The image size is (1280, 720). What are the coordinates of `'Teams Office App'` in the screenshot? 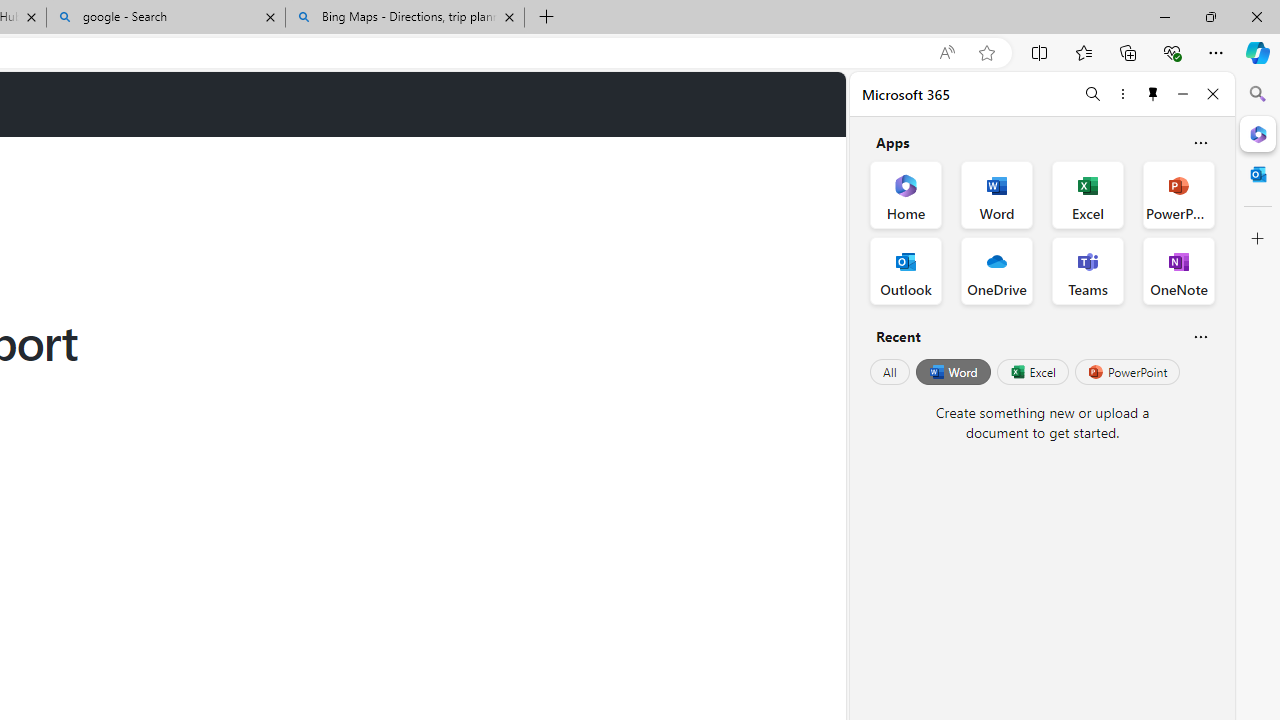 It's located at (1087, 271).